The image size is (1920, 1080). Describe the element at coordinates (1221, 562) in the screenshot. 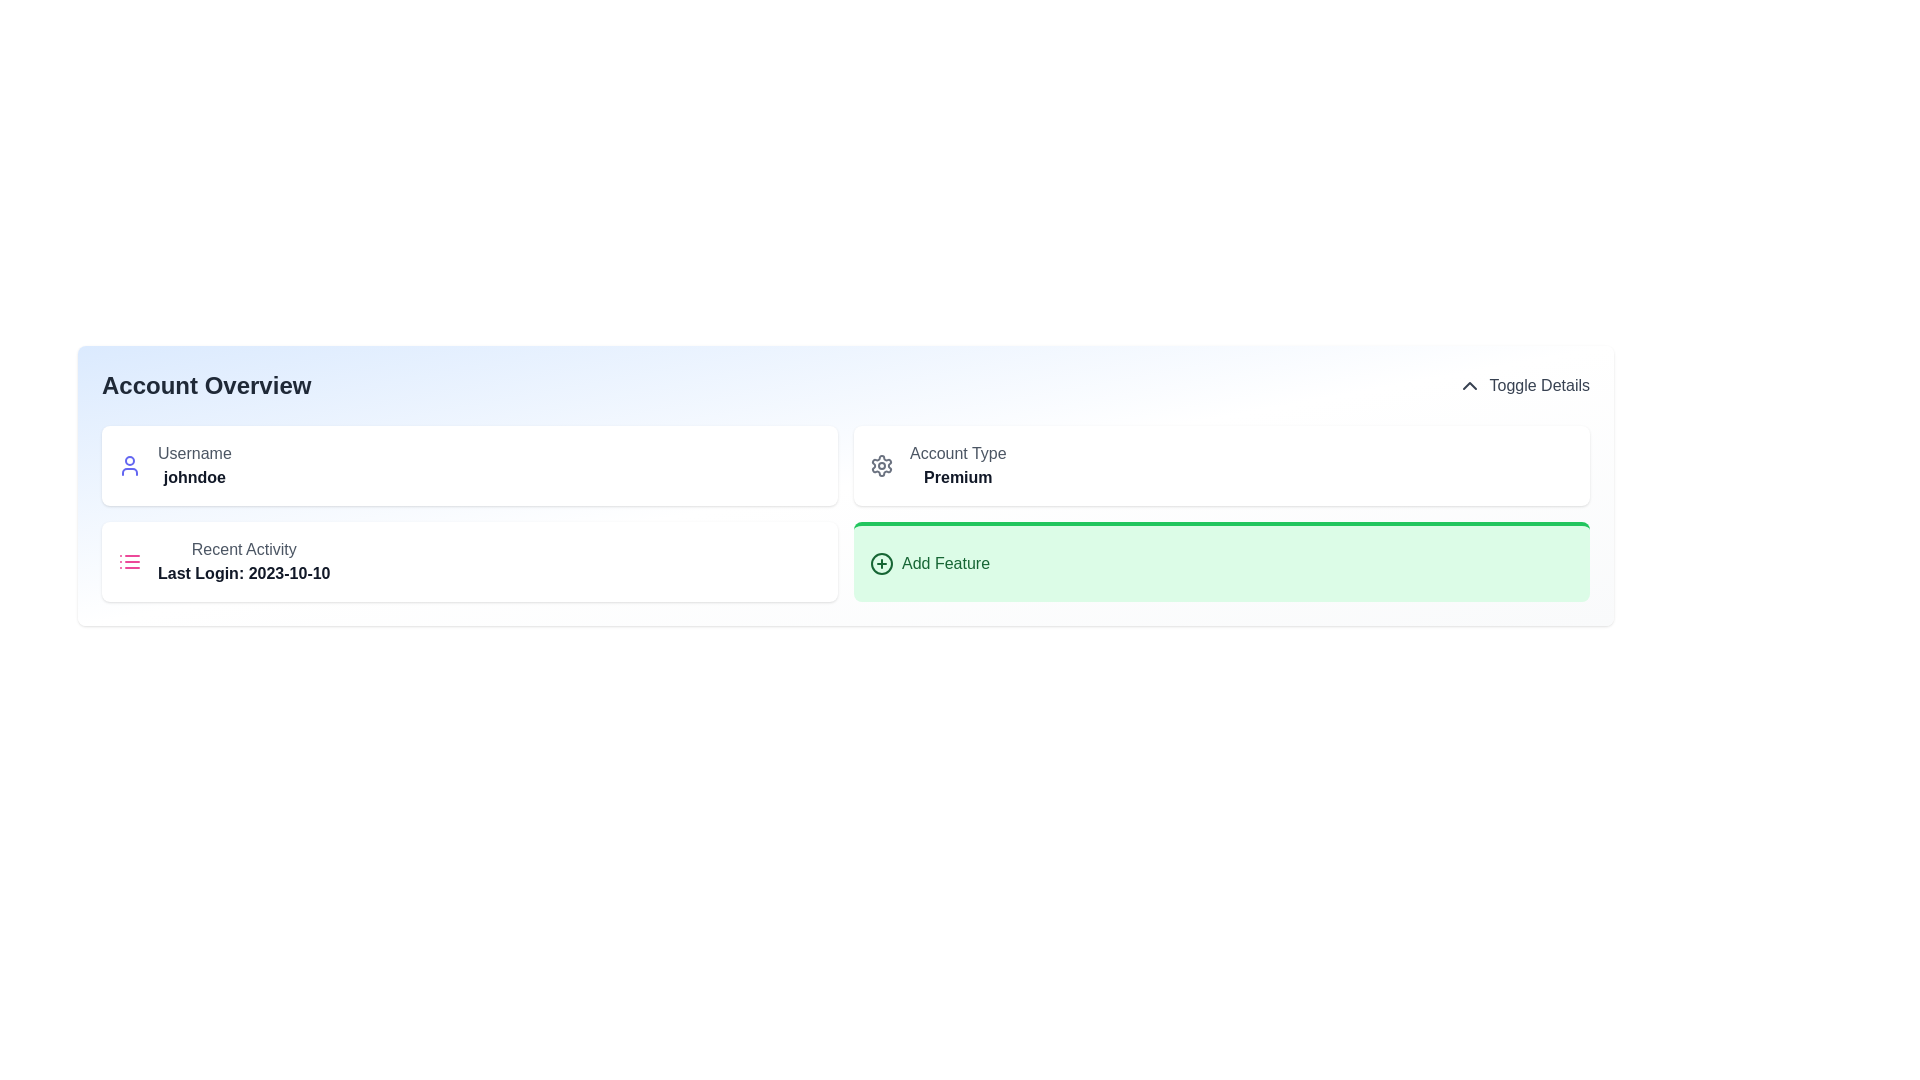

I see `the 'Add Feature' button located in the lower right section of the 'Account Overview' layout for keyboard interaction` at that location.